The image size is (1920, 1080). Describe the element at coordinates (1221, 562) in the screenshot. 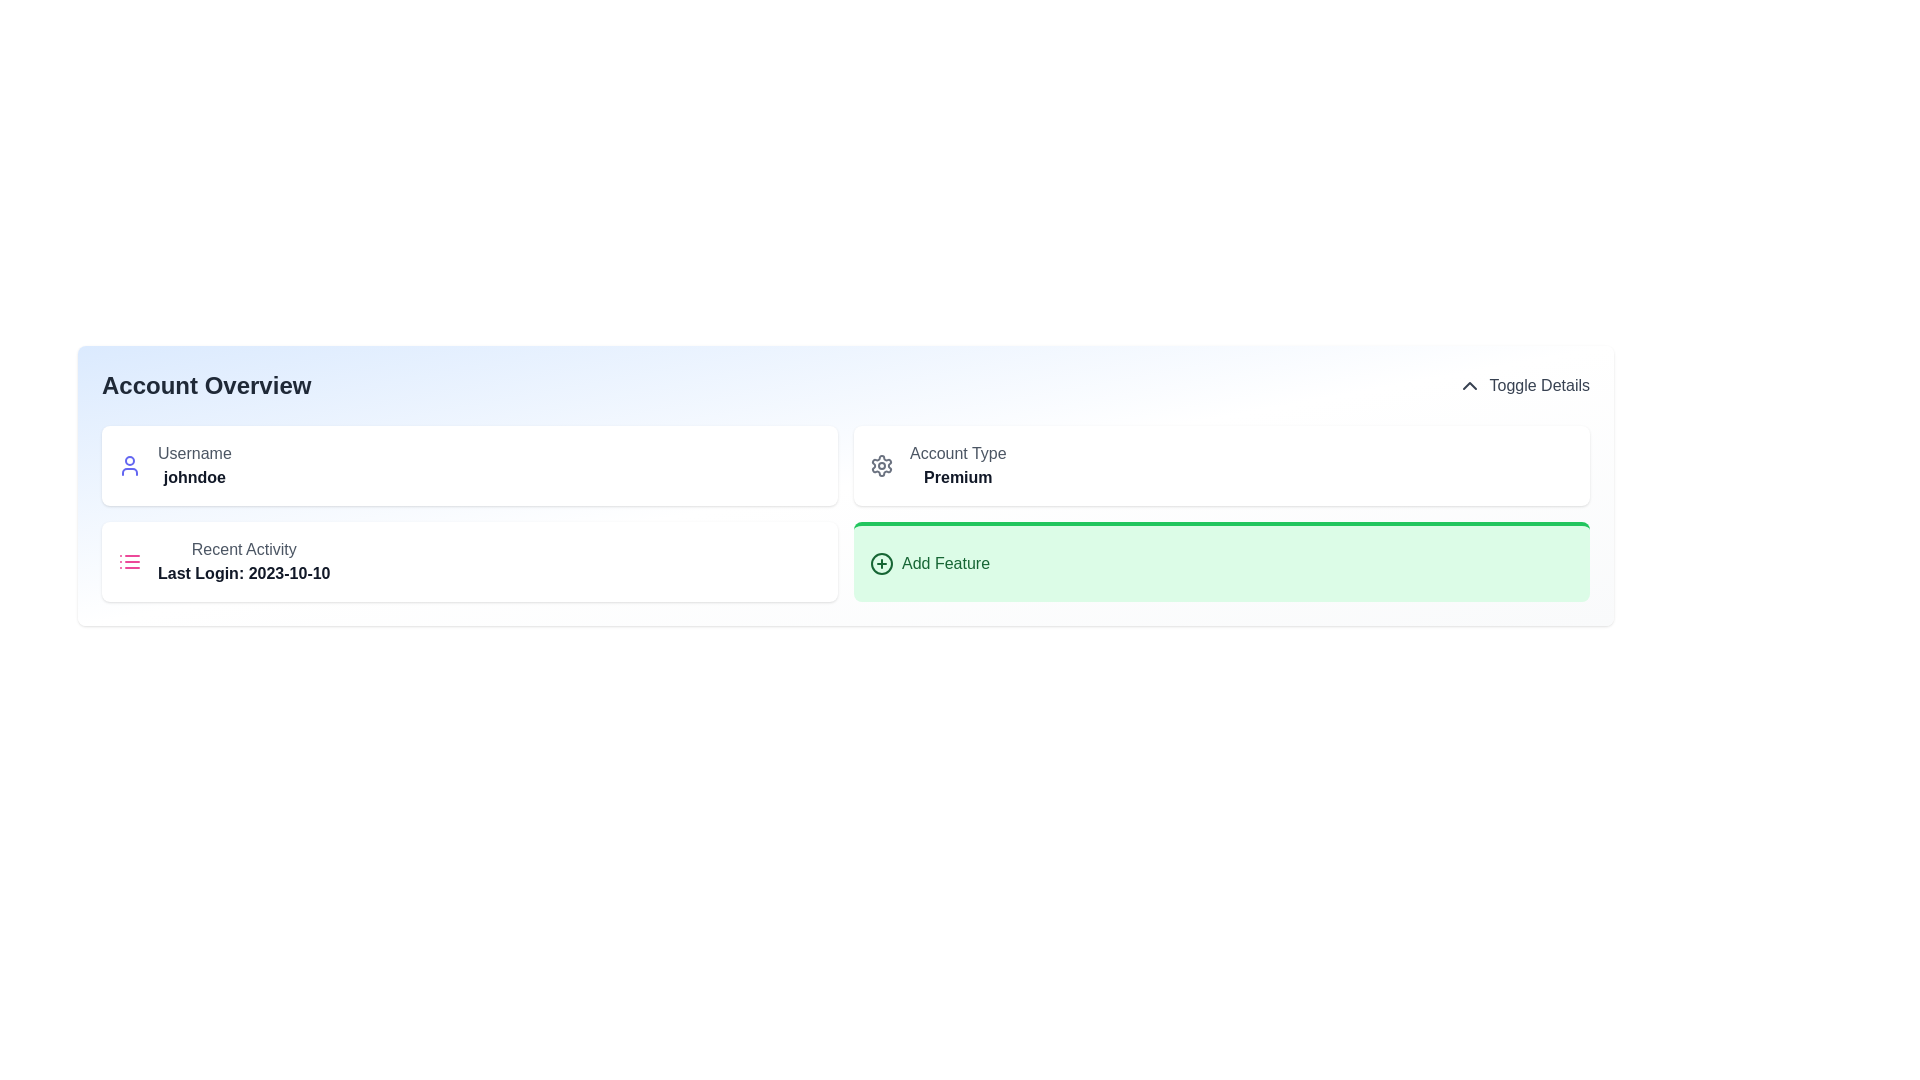

I see `the 'Add Feature' button located in the lower right section of the 'Account Overview' layout for keyboard interaction` at that location.